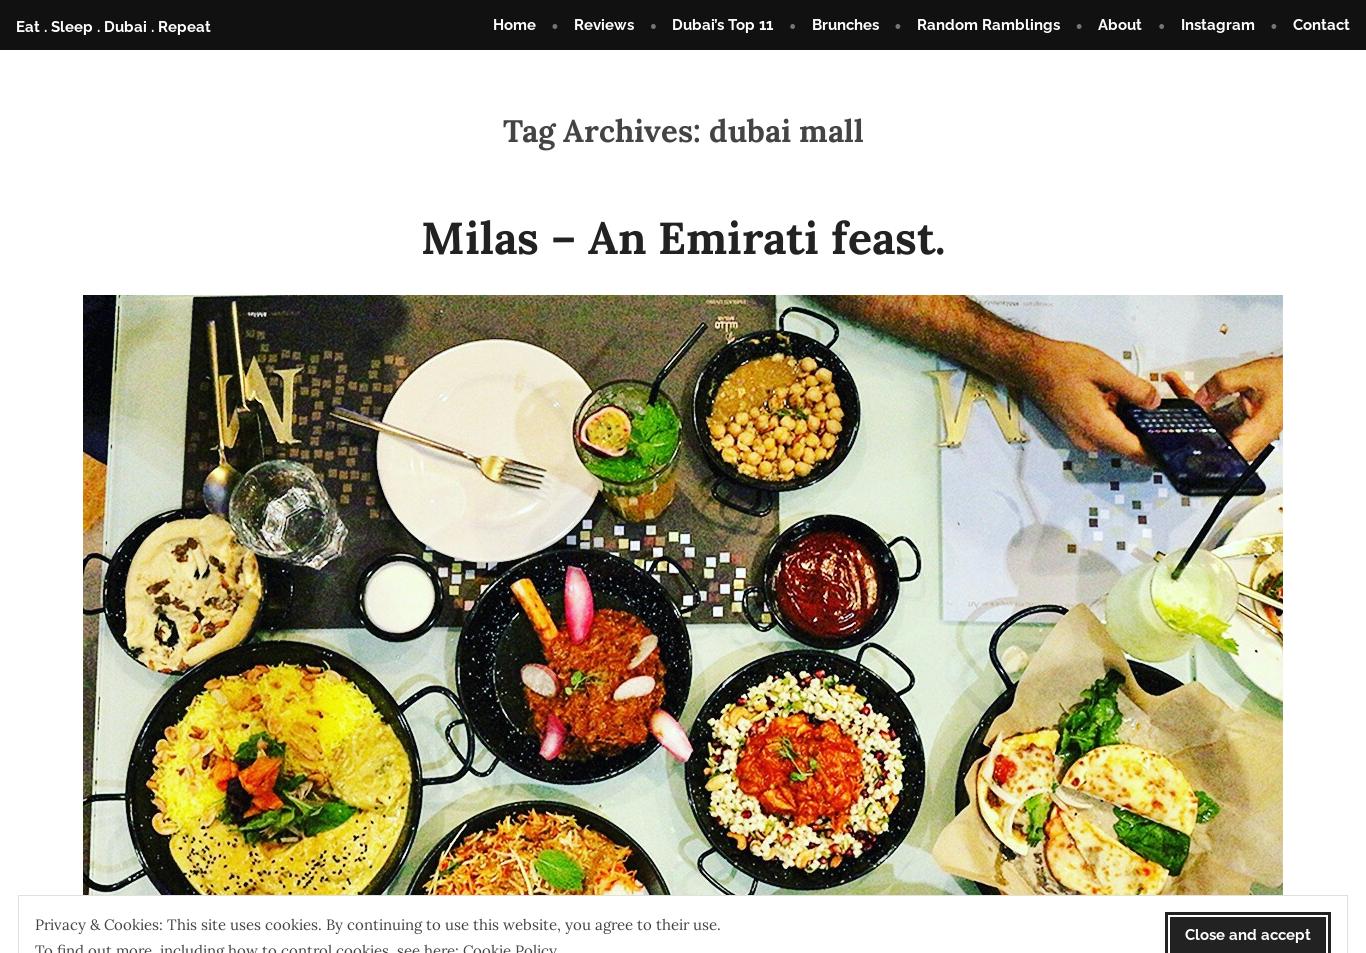 The height and width of the screenshot is (953, 1366). Describe the element at coordinates (1320, 23) in the screenshot. I see `'Contact'` at that location.